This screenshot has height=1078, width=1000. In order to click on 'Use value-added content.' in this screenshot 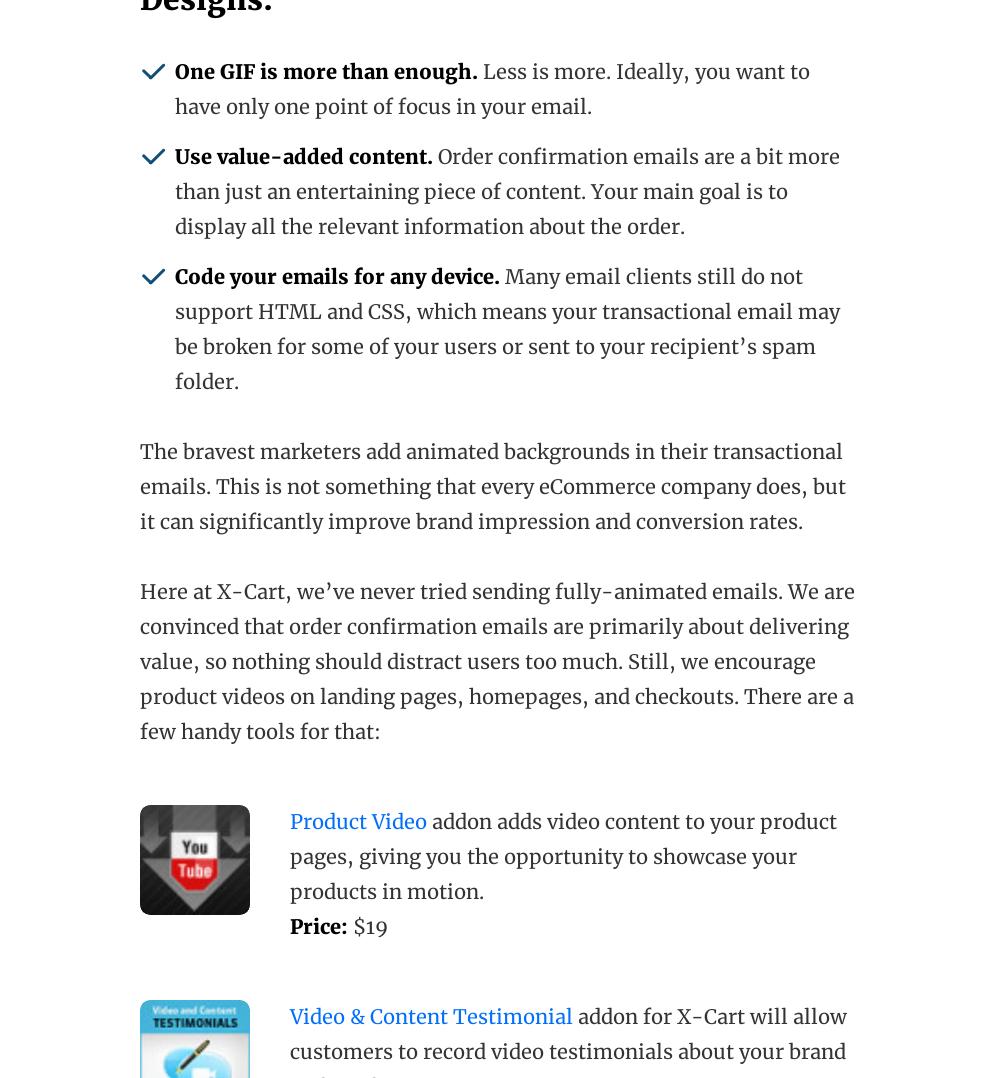, I will do `click(304, 155)`.